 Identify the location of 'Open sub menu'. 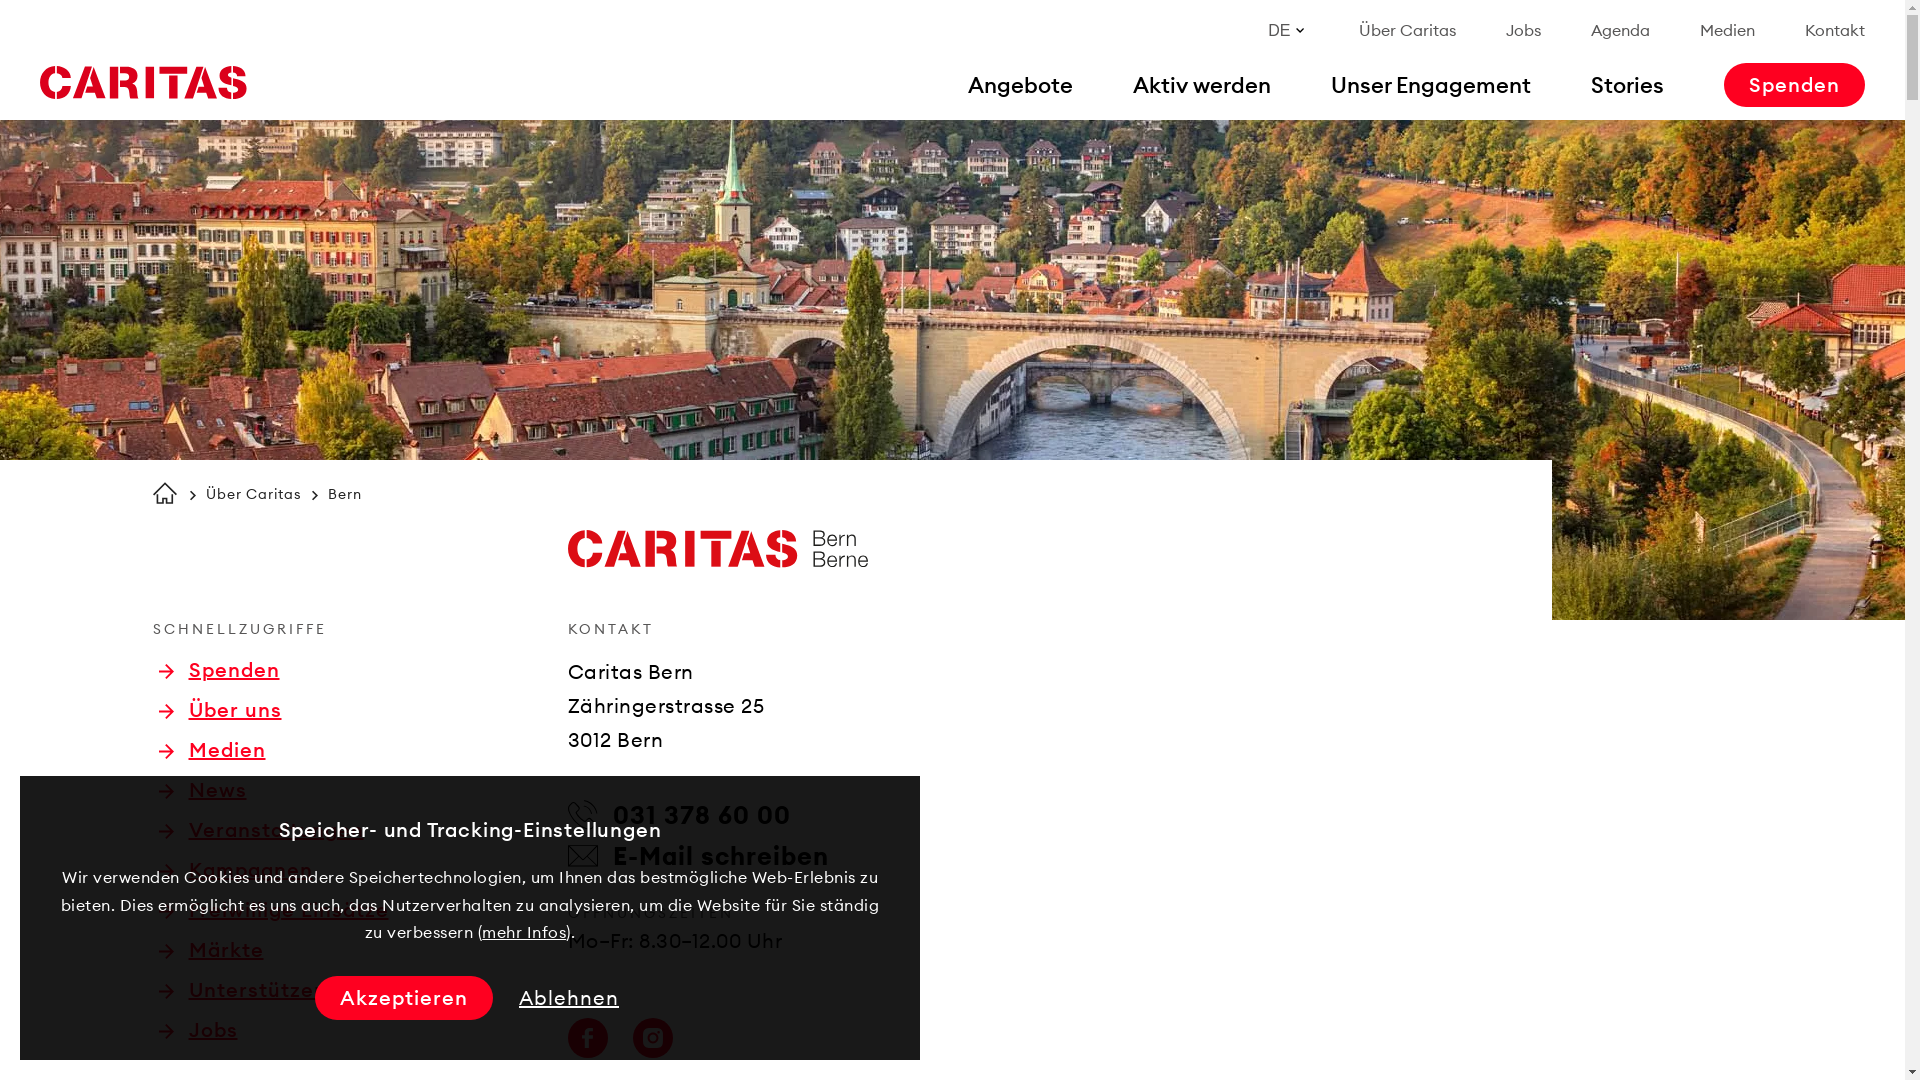
(0, 24).